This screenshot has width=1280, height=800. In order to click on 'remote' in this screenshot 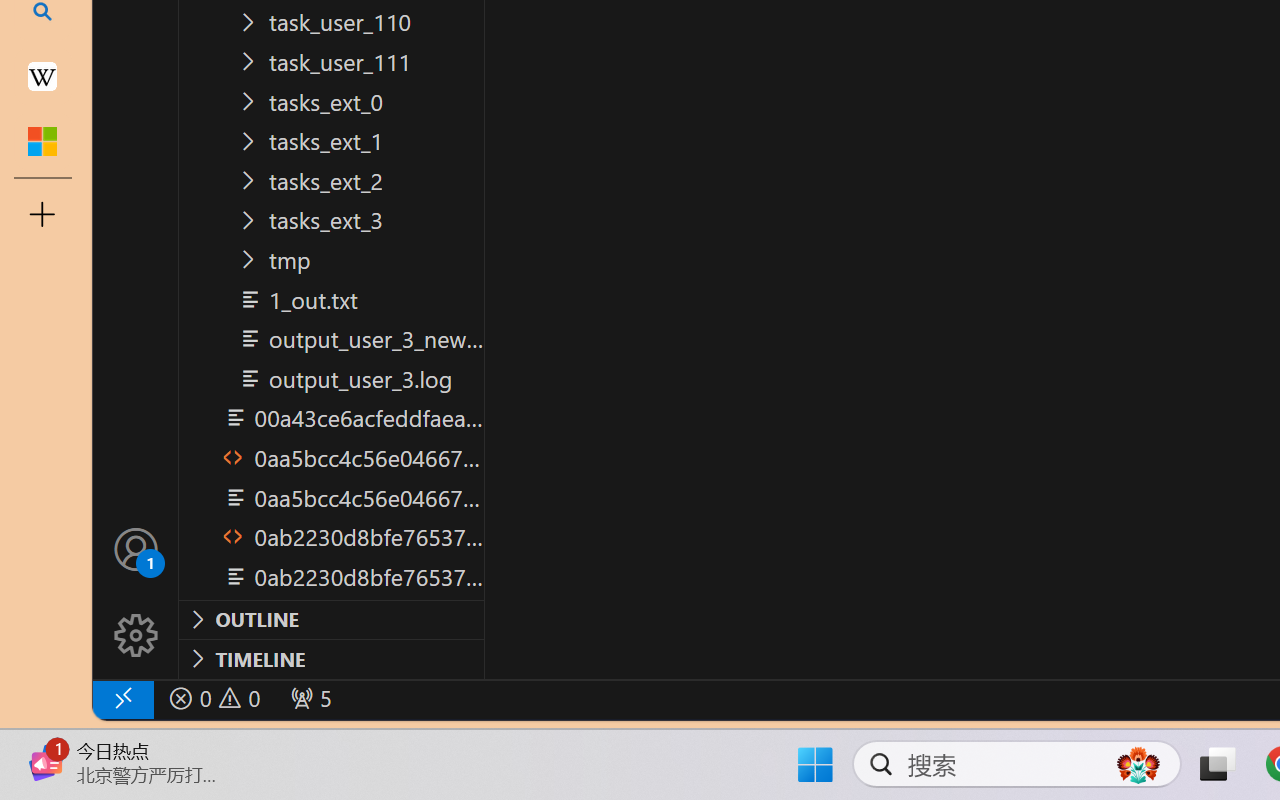, I will do `click(121, 698)`.